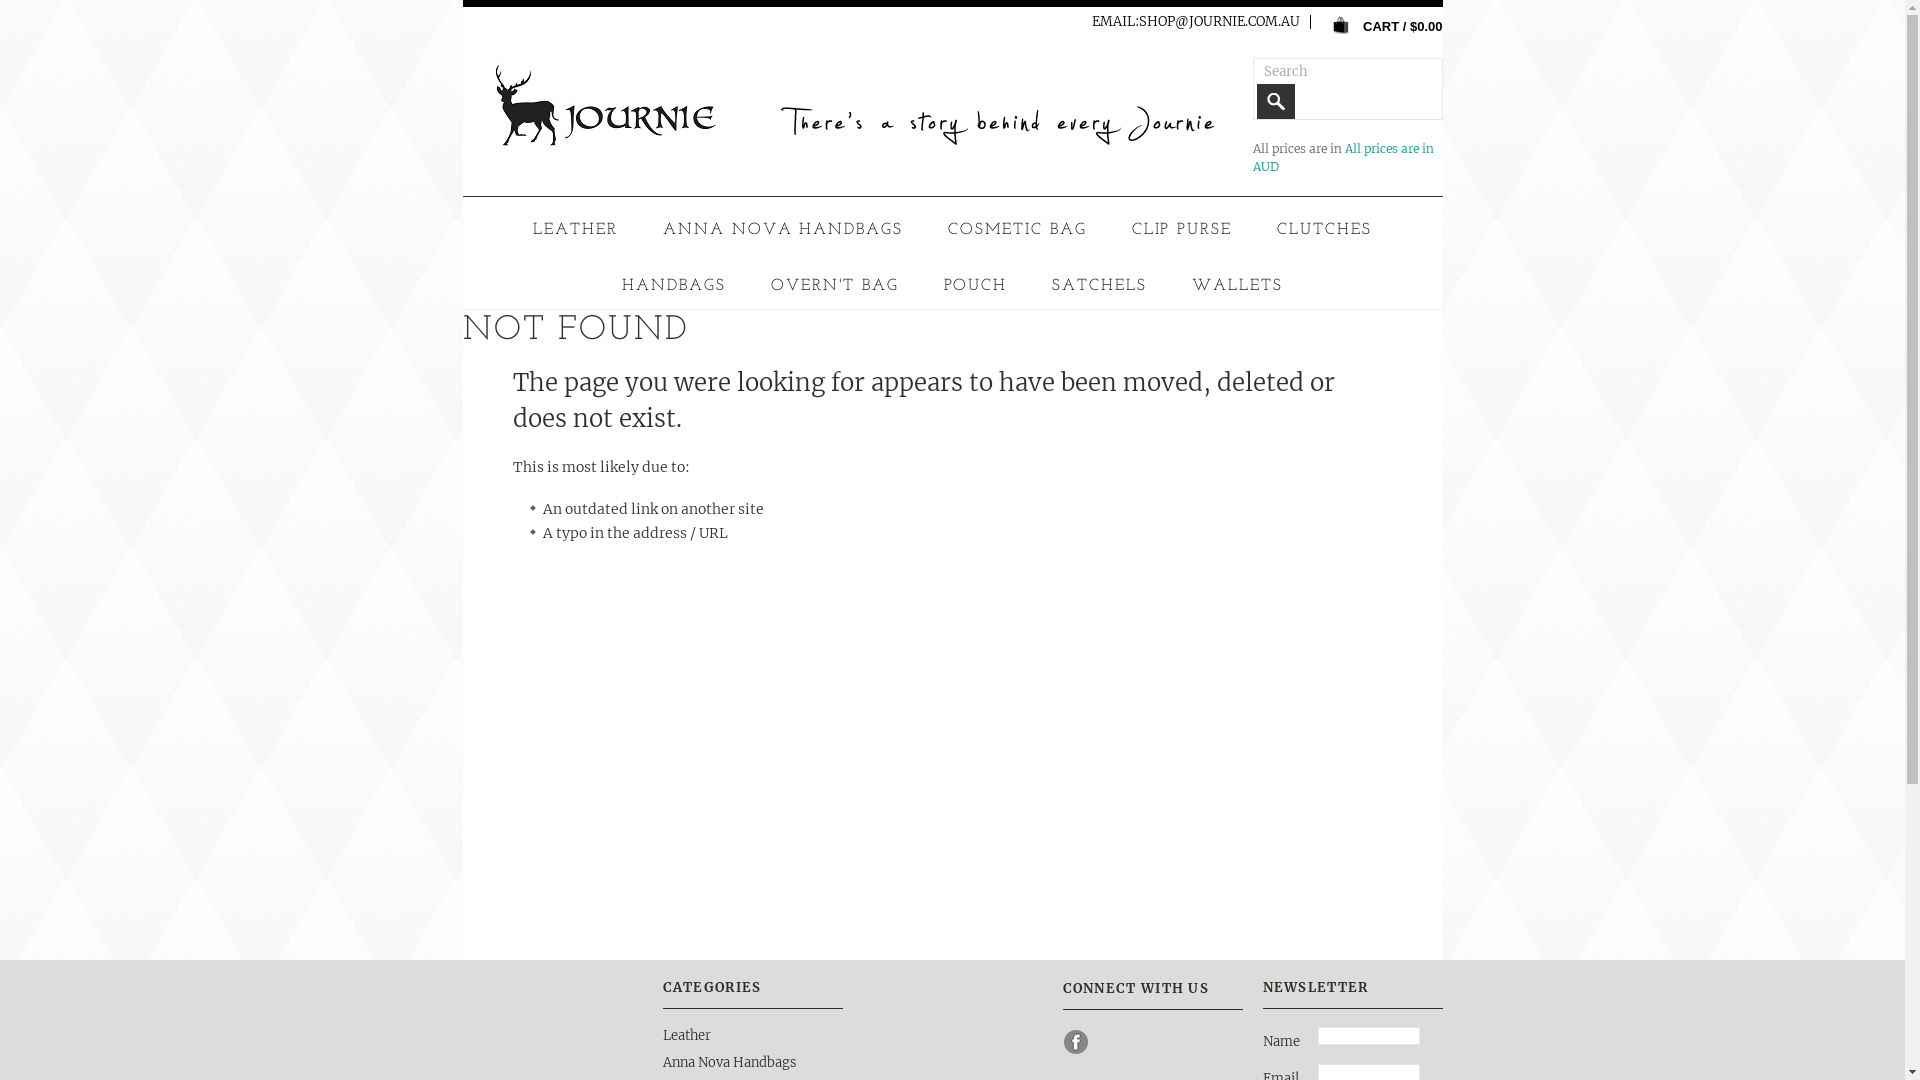 Image resolution: width=1920 pixels, height=1080 pixels. Describe the element at coordinates (1380, 24) in the screenshot. I see `' CART / $0.00'` at that location.